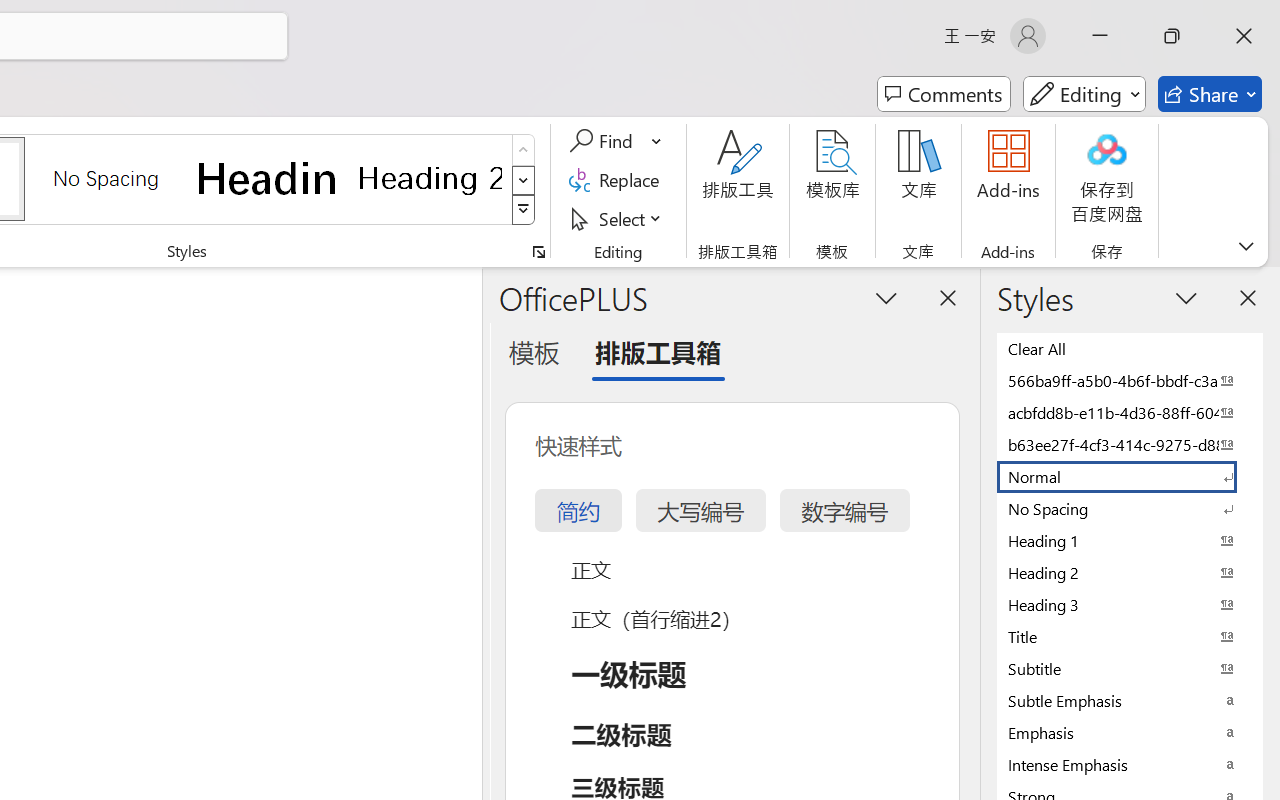 Image resolution: width=1280 pixels, height=800 pixels. Describe the element at coordinates (523, 179) in the screenshot. I see `'Row Down'` at that location.